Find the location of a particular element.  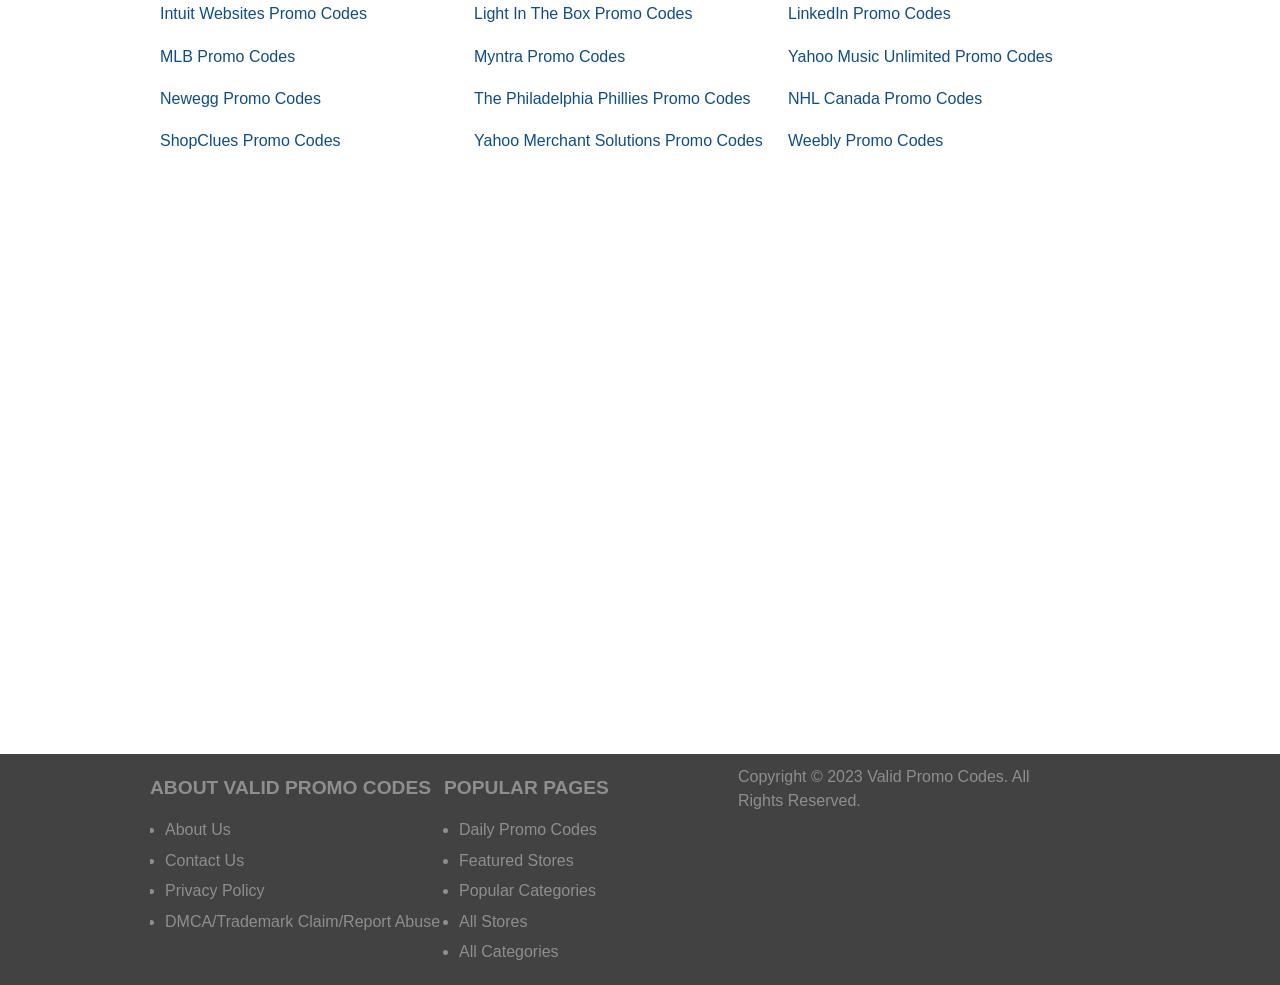

'About Us' is located at coordinates (197, 828).